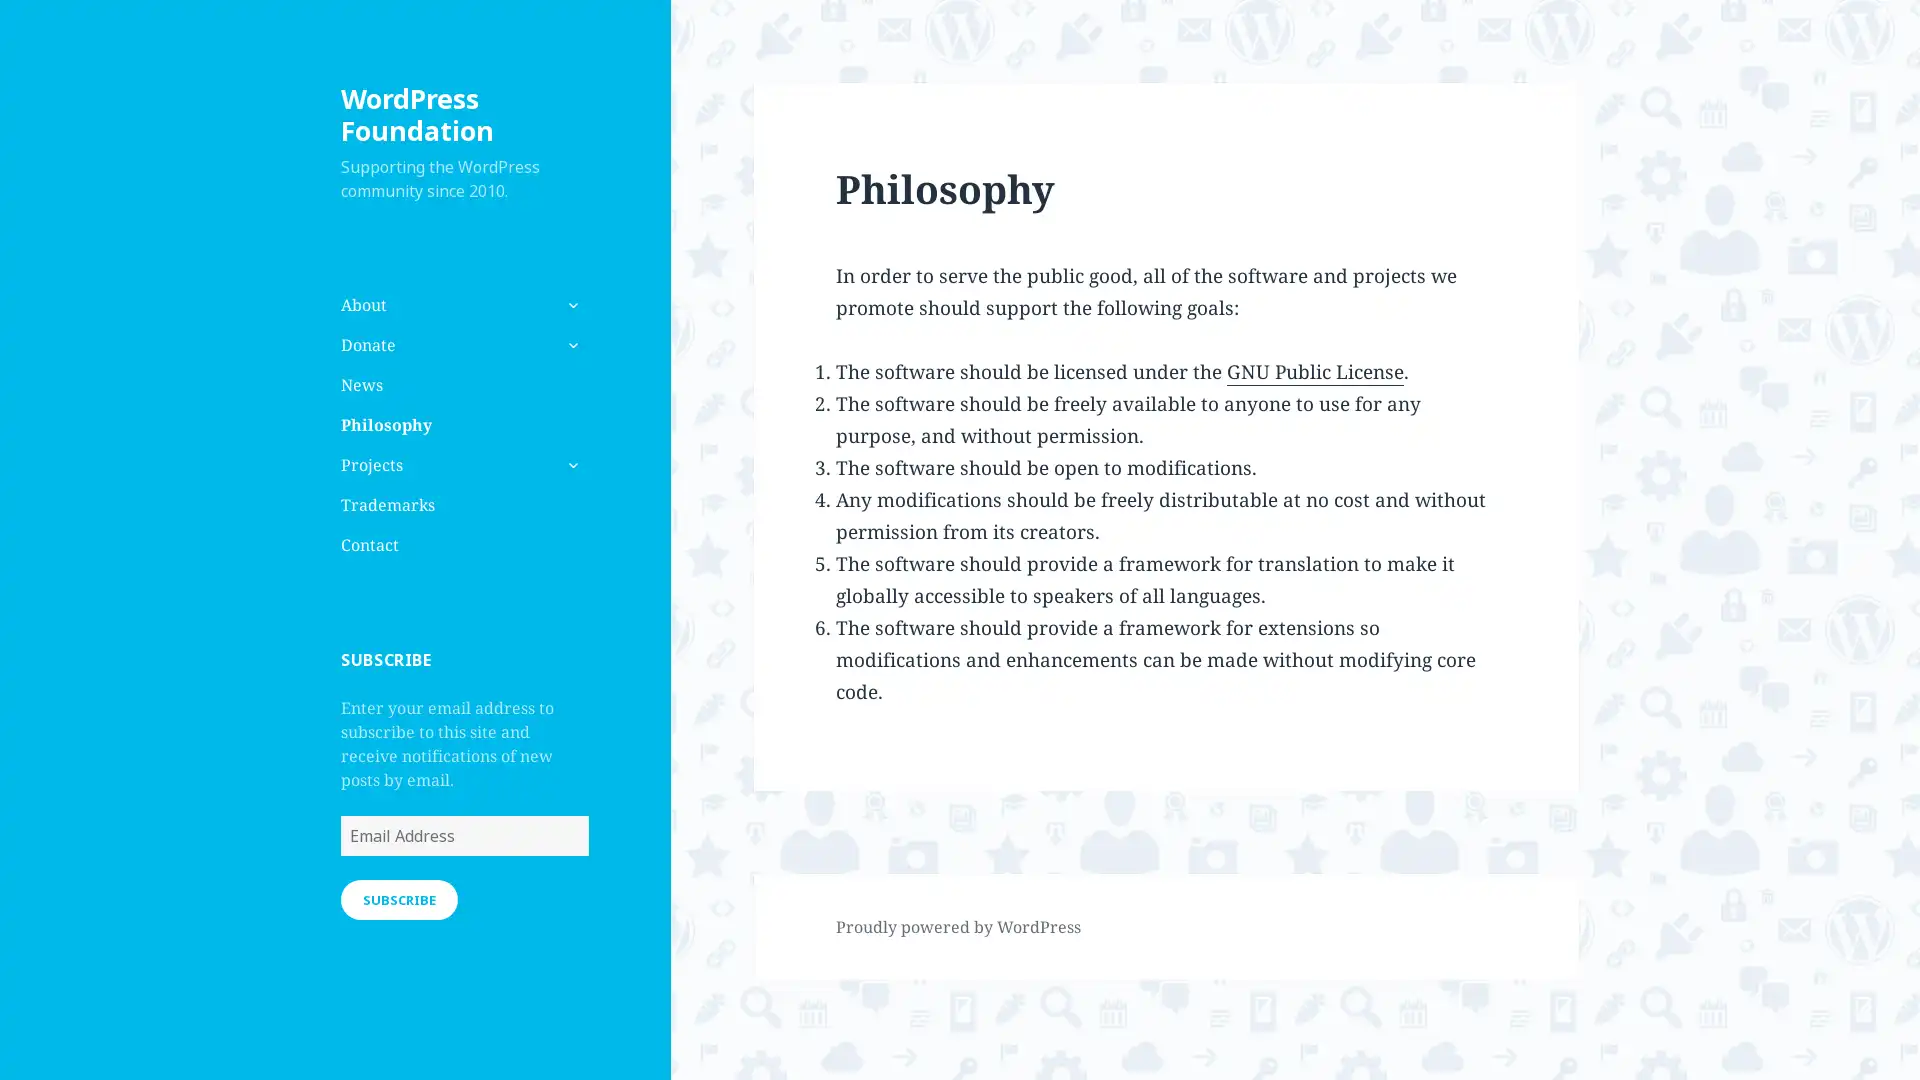 Image resolution: width=1920 pixels, height=1080 pixels. What do you see at coordinates (570, 343) in the screenshot?
I see `expand child menu` at bounding box center [570, 343].